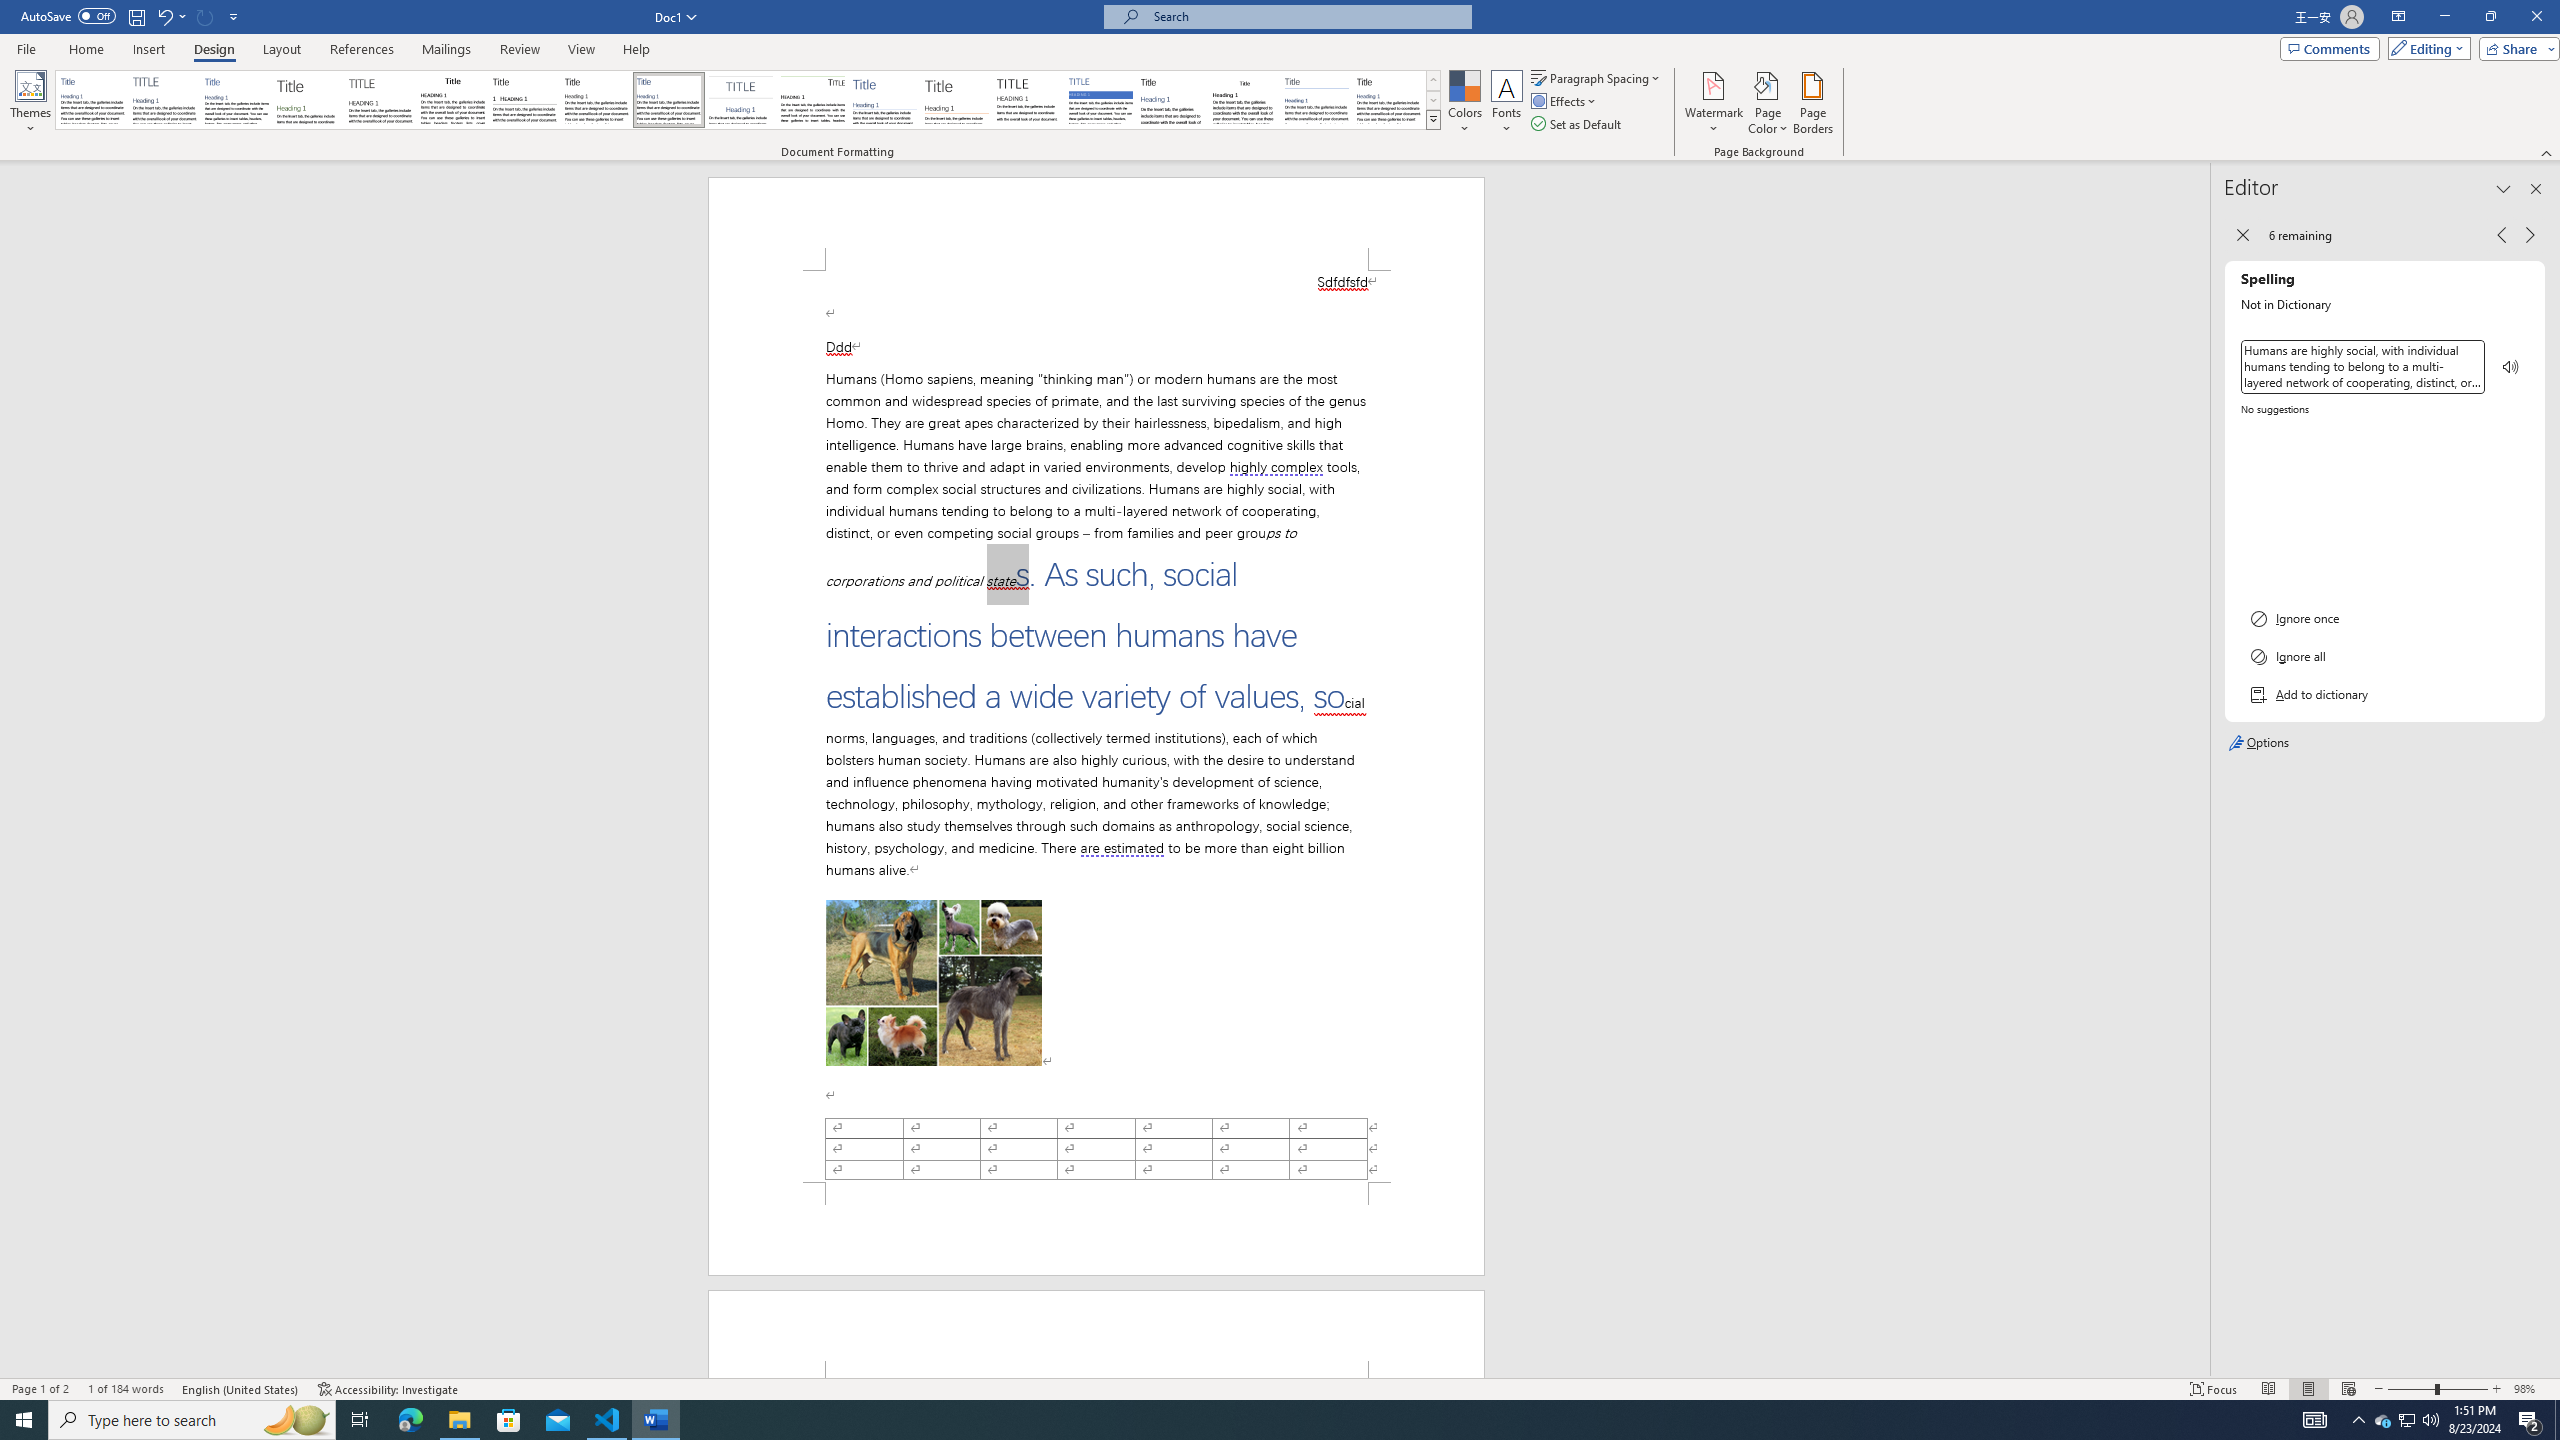 Image resolution: width=2560 pixels, height=1440 pixels. Describe the element at coordinates (1432, 118) in the screenshot. I see `'Style Set'` at that location.